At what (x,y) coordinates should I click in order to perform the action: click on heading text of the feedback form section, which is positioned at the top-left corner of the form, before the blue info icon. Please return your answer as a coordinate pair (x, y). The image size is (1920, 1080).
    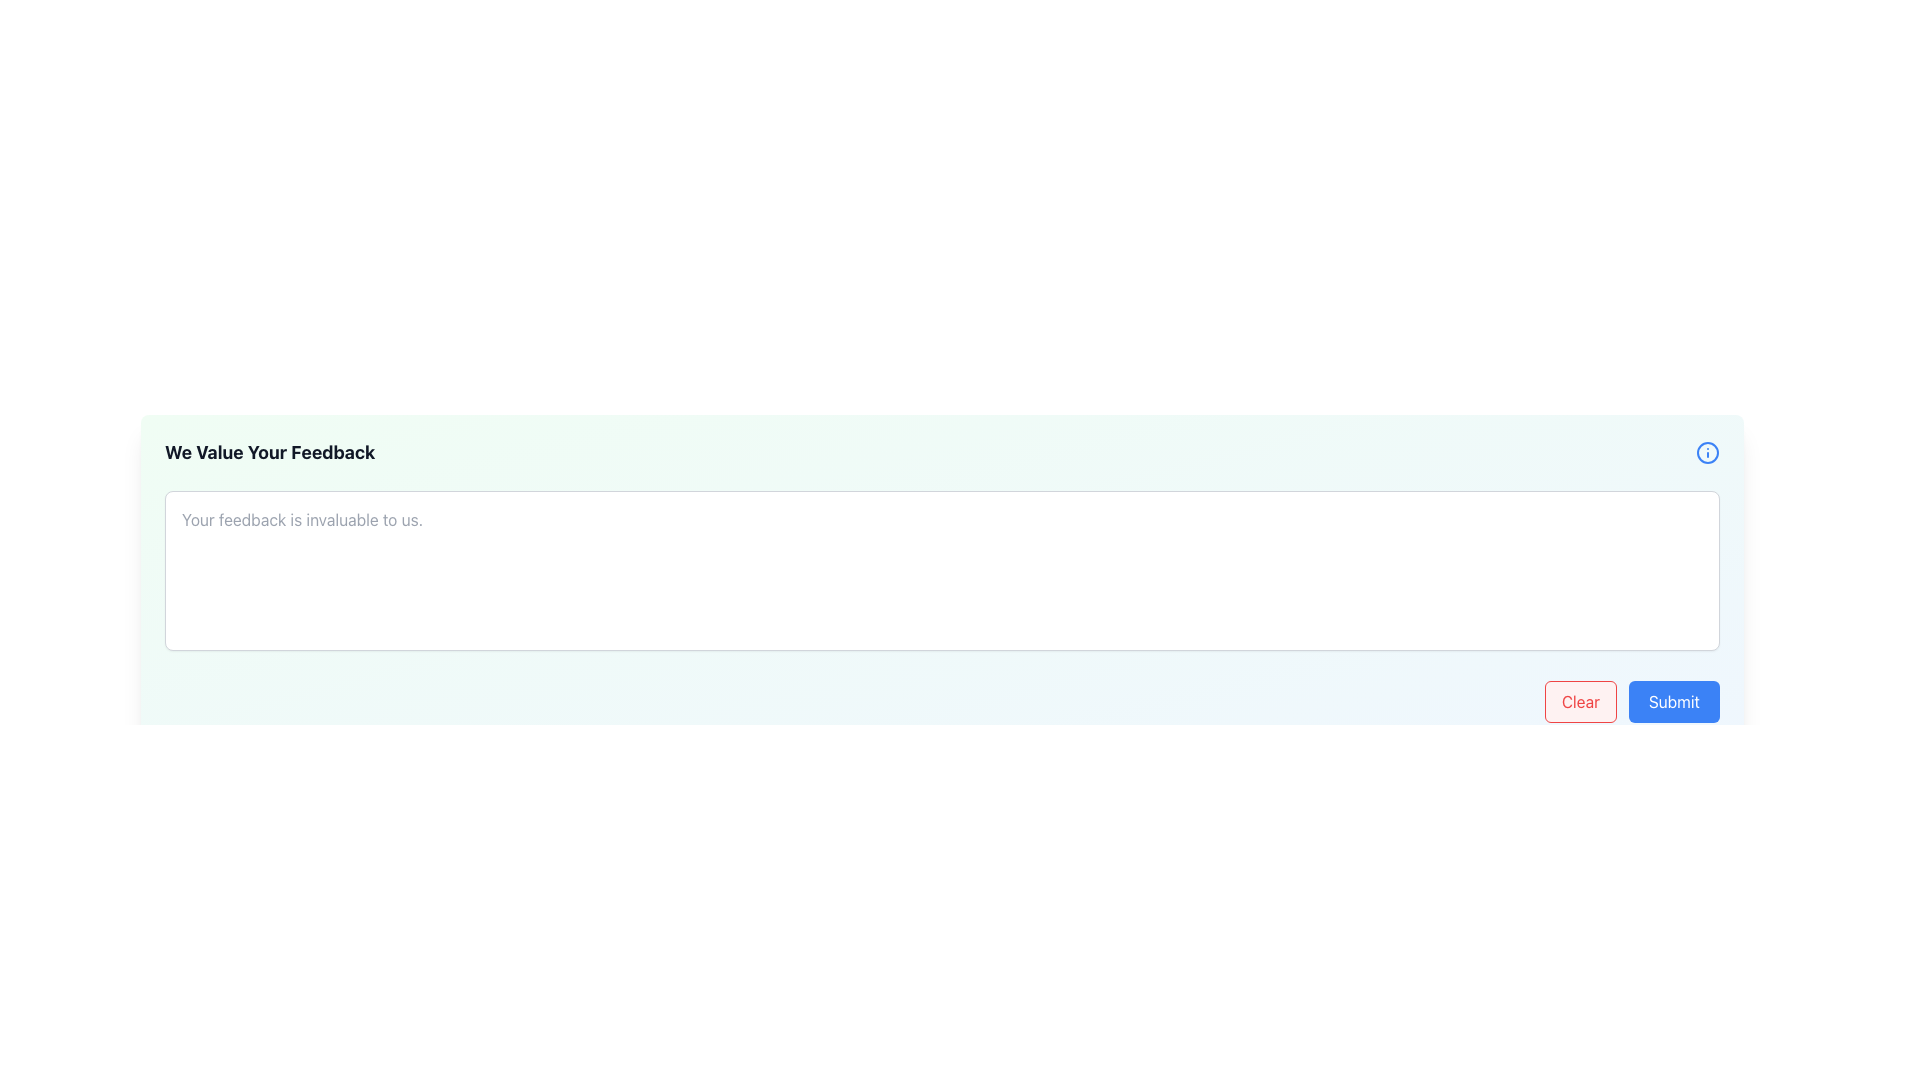
    Looking at the image, I should click on (269, 452).